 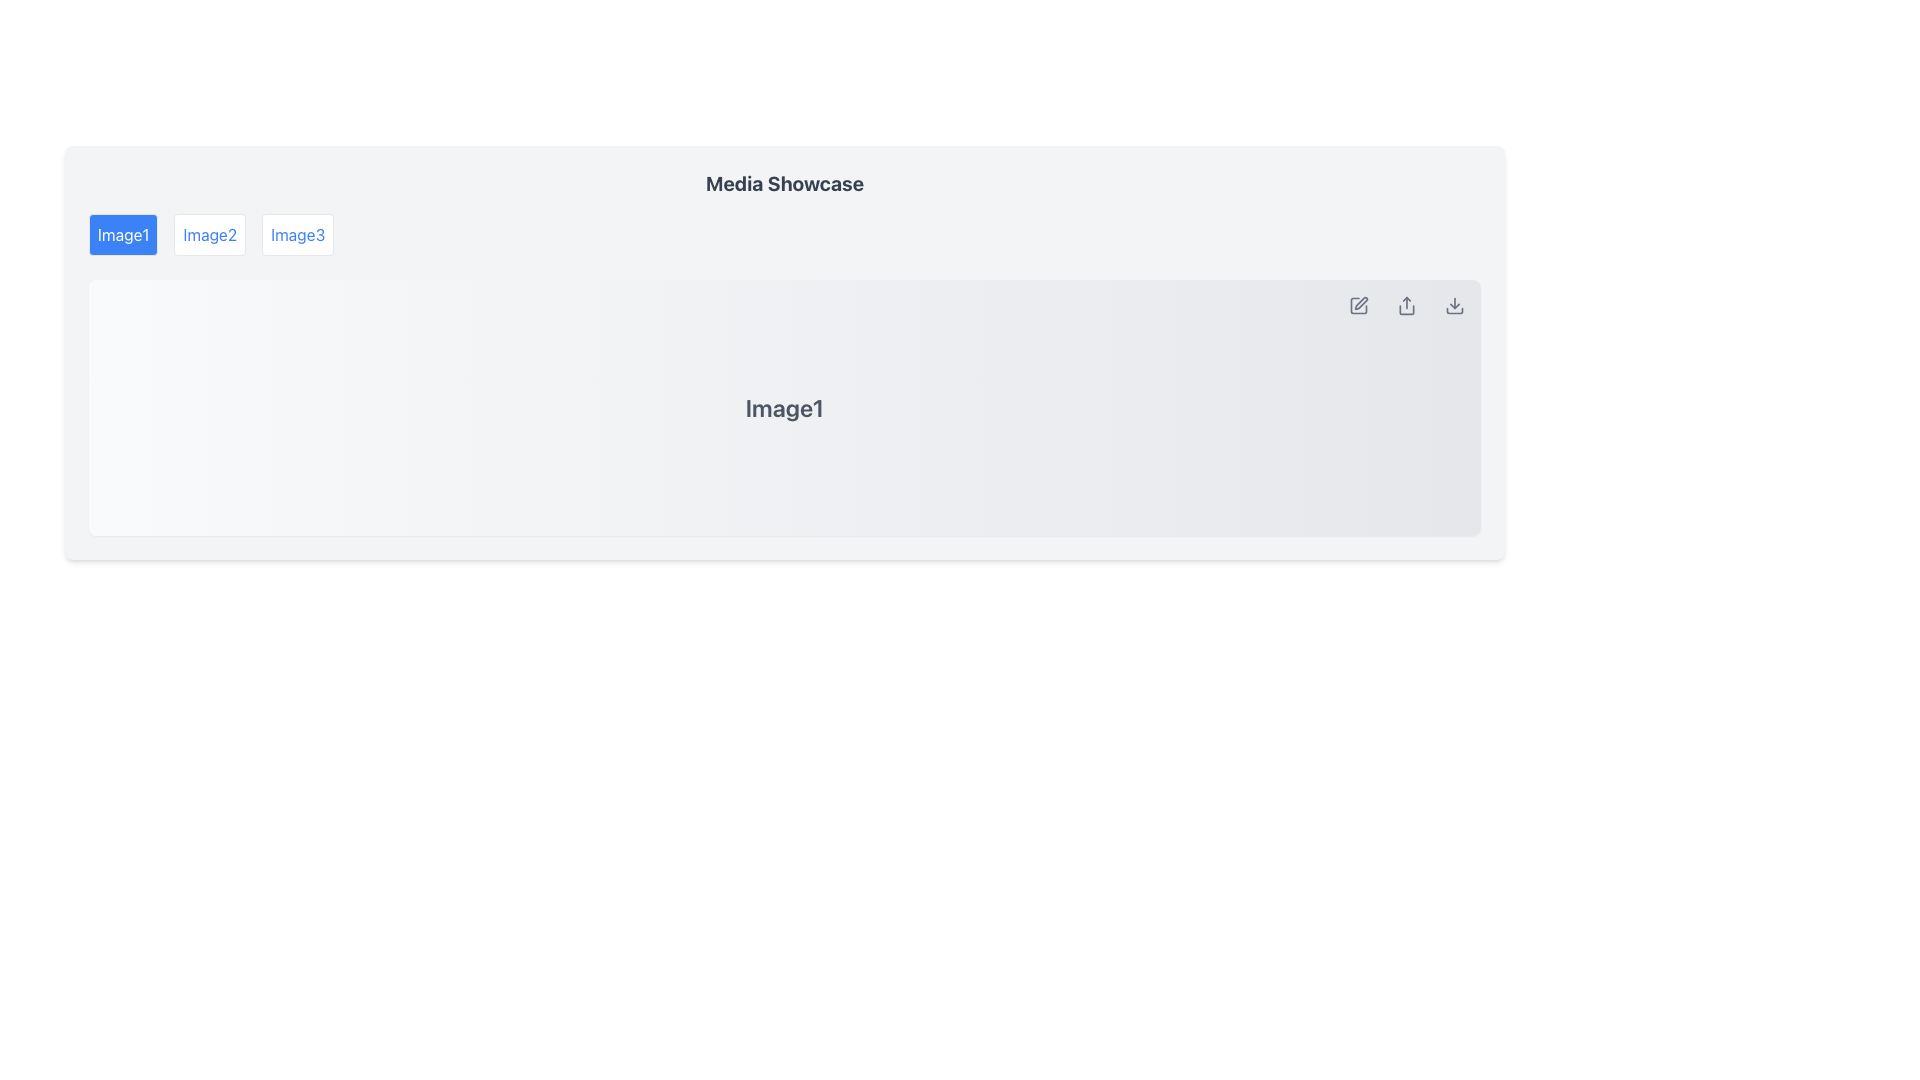 What do you see at coordinates (1360, 303) in the screenshot?
I see `the edit icon located in the top-right corner of the image display panel` at bounding box center [1360, 303].